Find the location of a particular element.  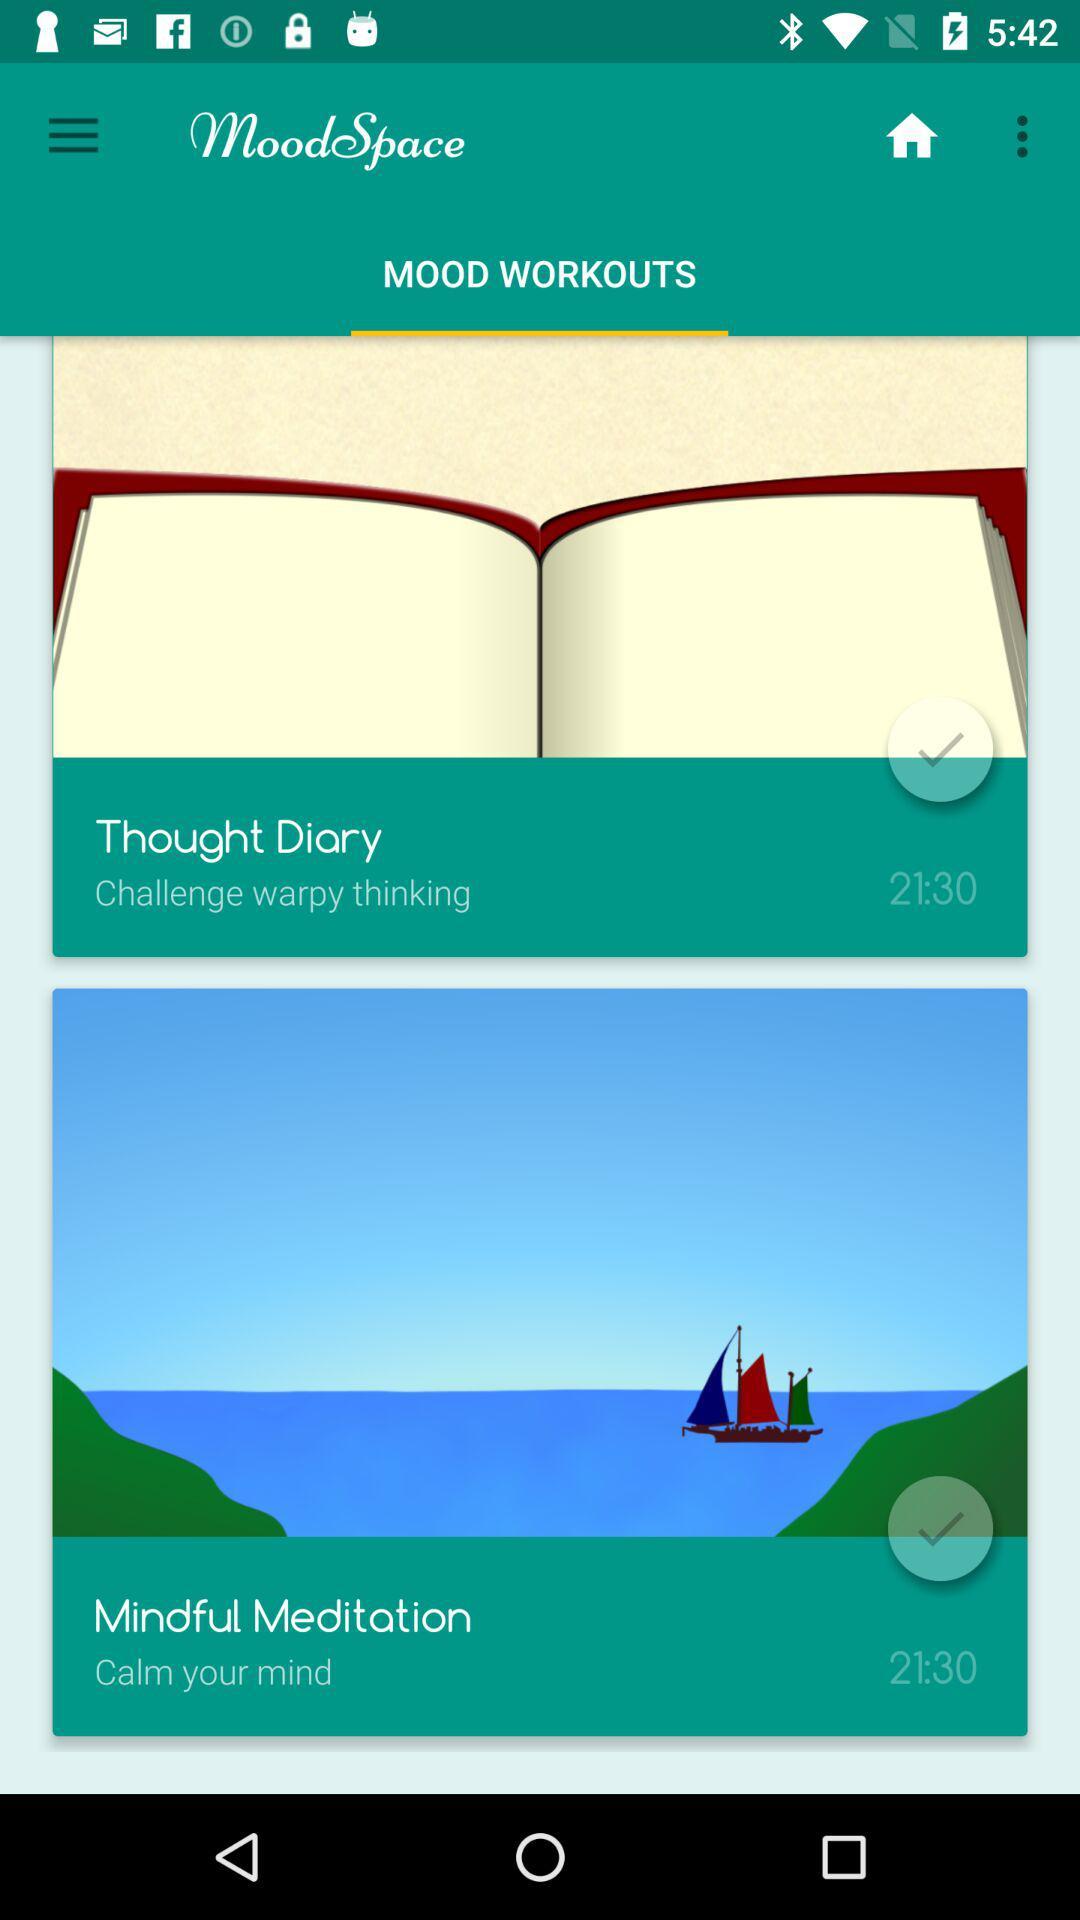

icon to the right of the moodspace item is located at coordinates (911, 135).